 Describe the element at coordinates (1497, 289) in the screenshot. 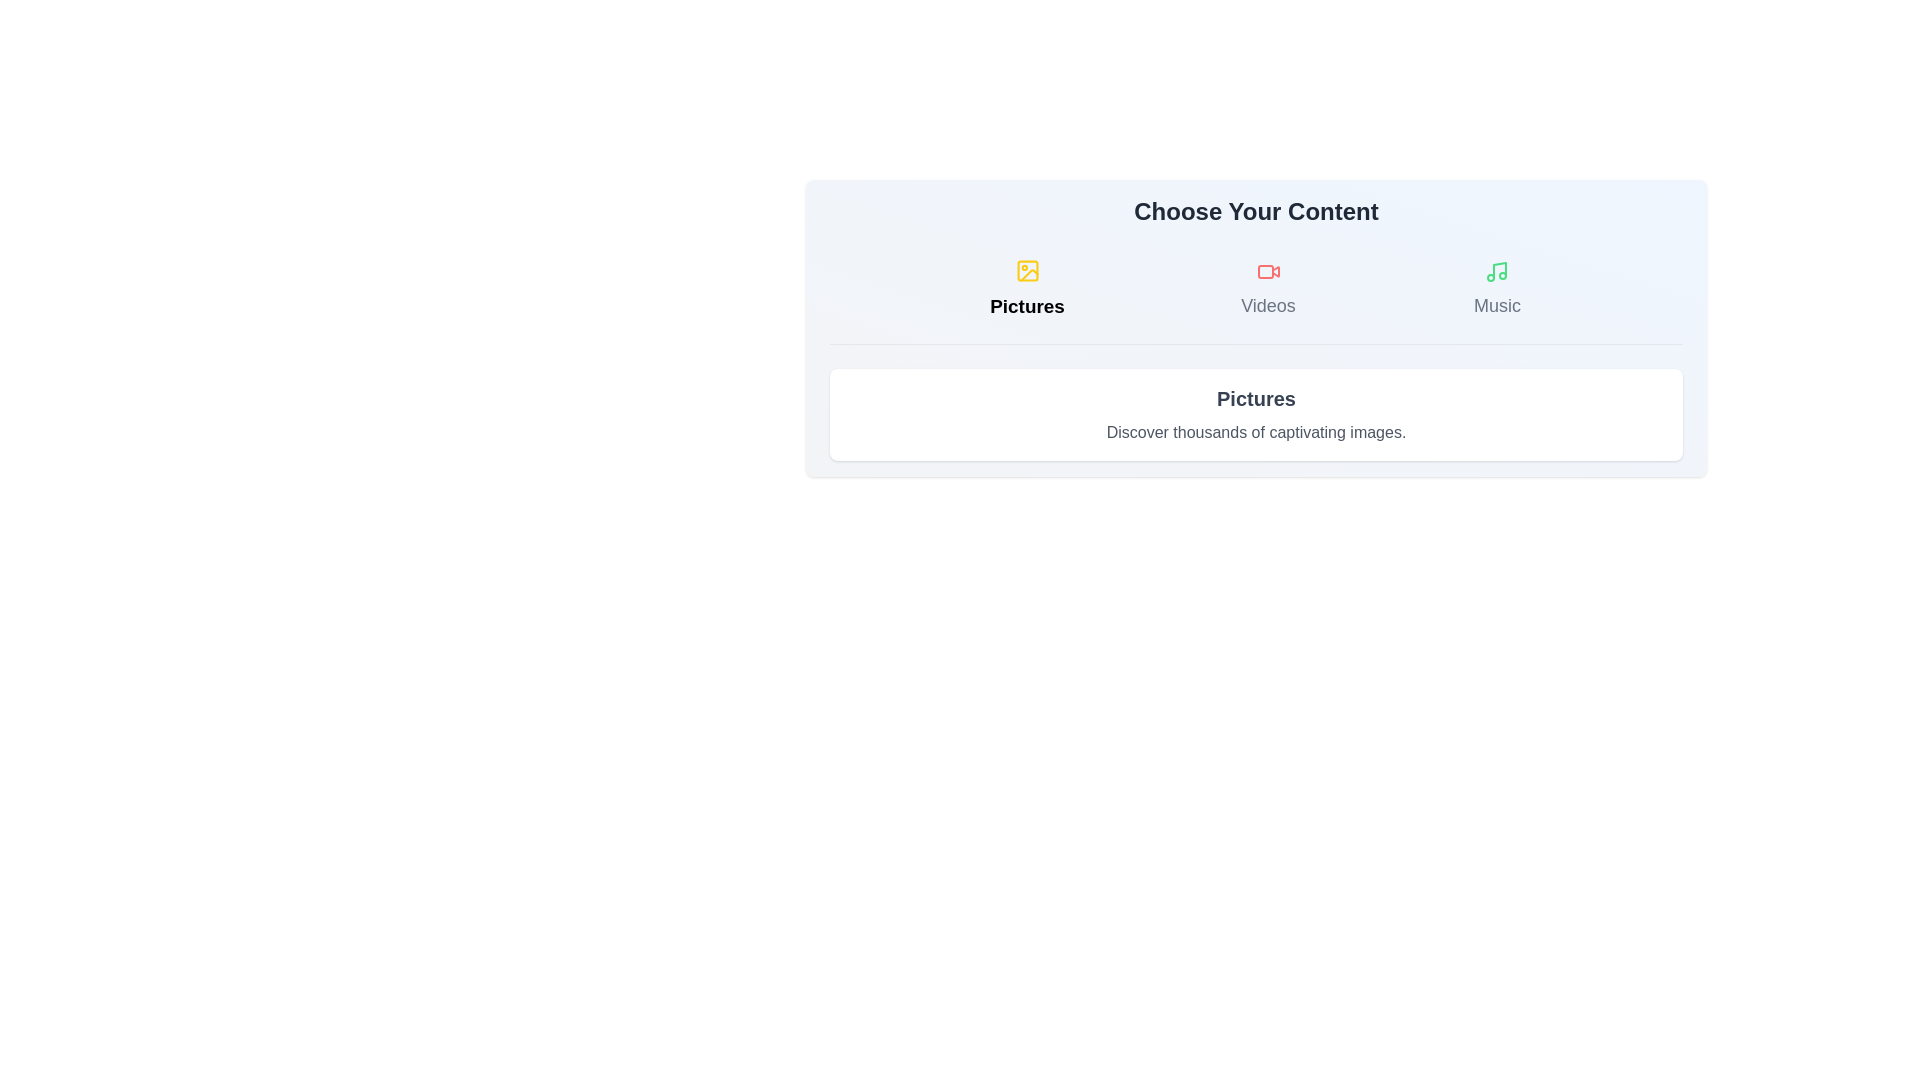

I see `the Music tab to switch content` at that location.